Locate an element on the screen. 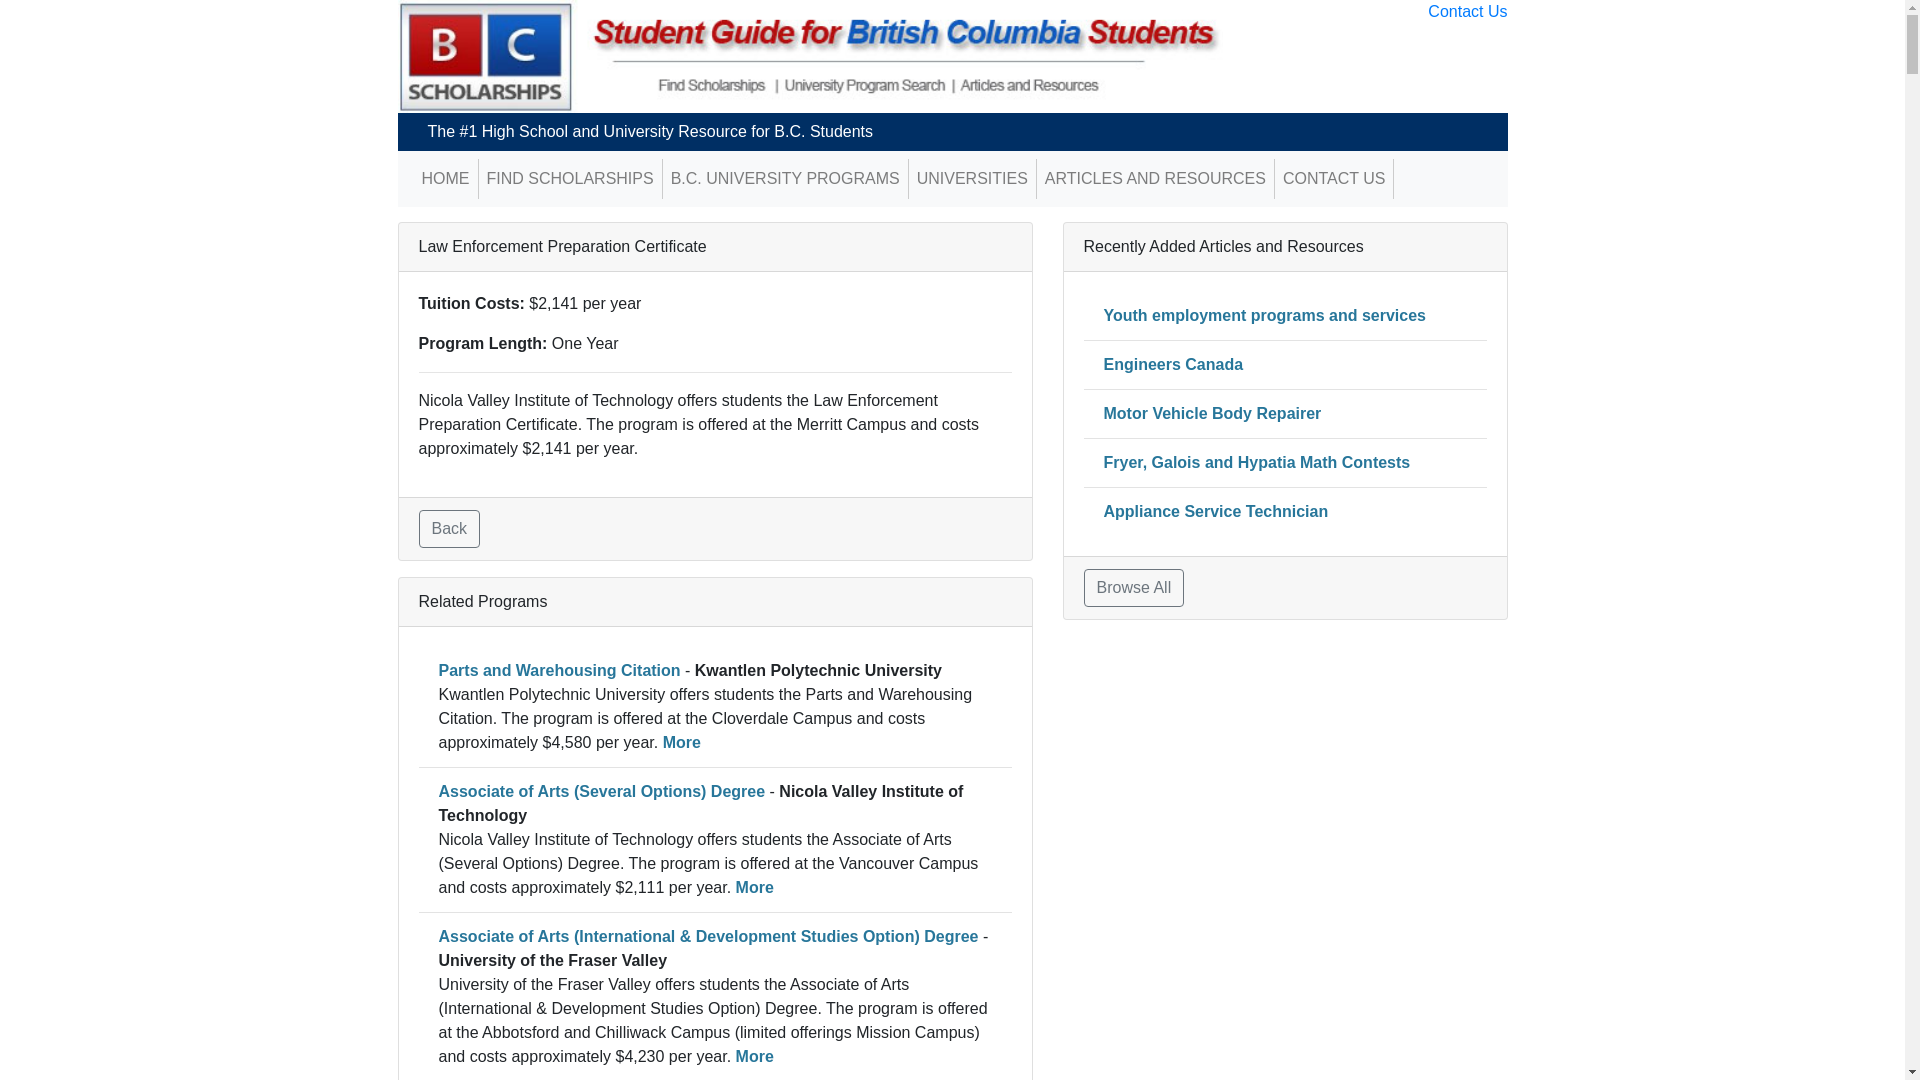 The width and height of the screenshot is (1920, 1080). 'HOME' is located at coordinates (445, 177).